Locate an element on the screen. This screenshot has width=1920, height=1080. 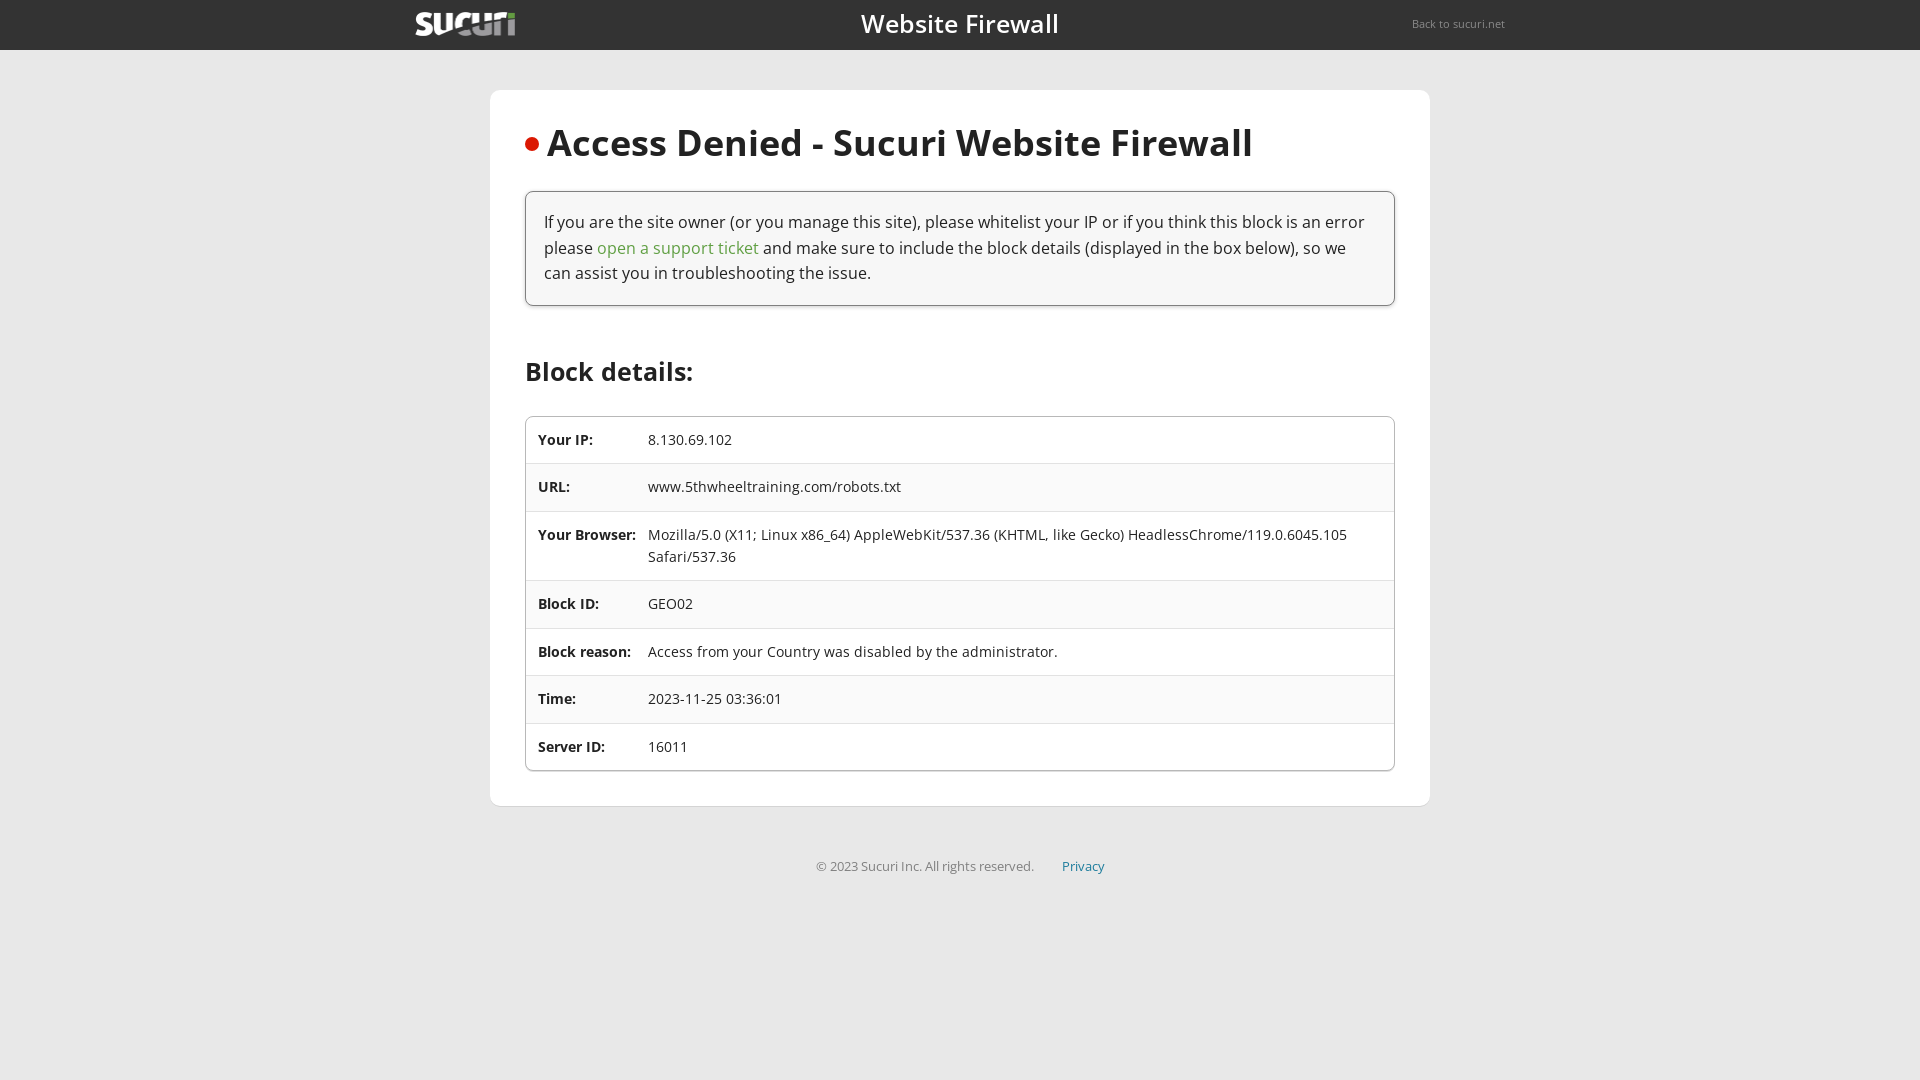
'Privacy' is located at coordinates (1060, 865).